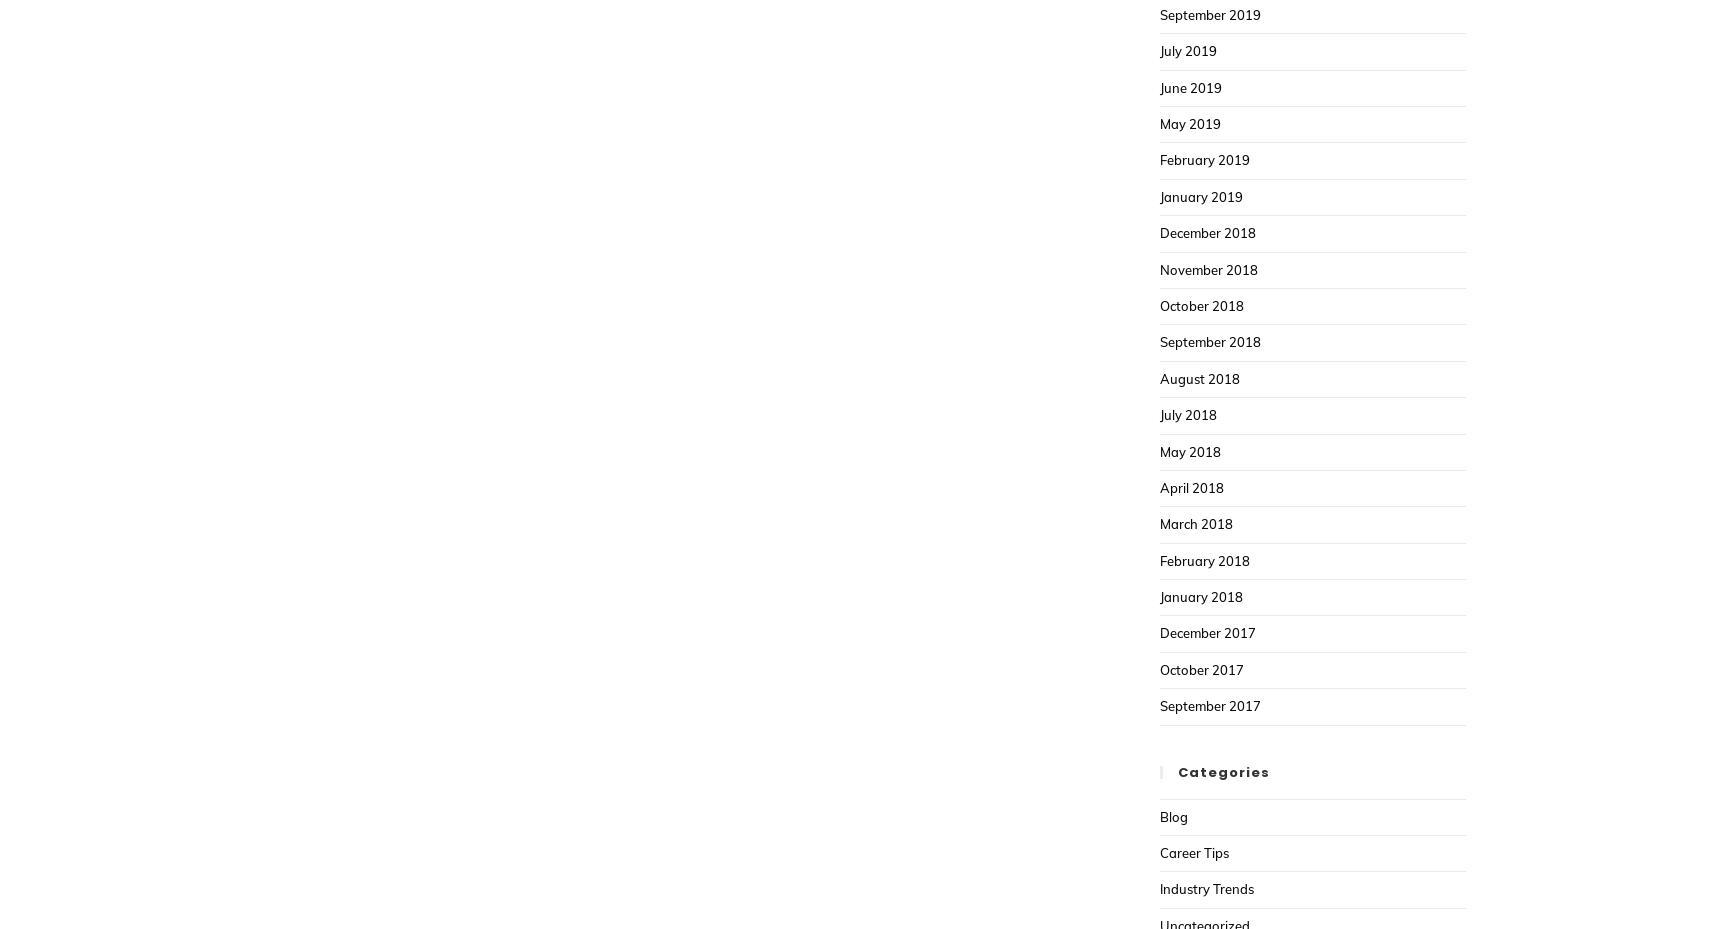 This screenshot has height=929, width=1731. I want to click on 'February 2019', so click(1204, 159).